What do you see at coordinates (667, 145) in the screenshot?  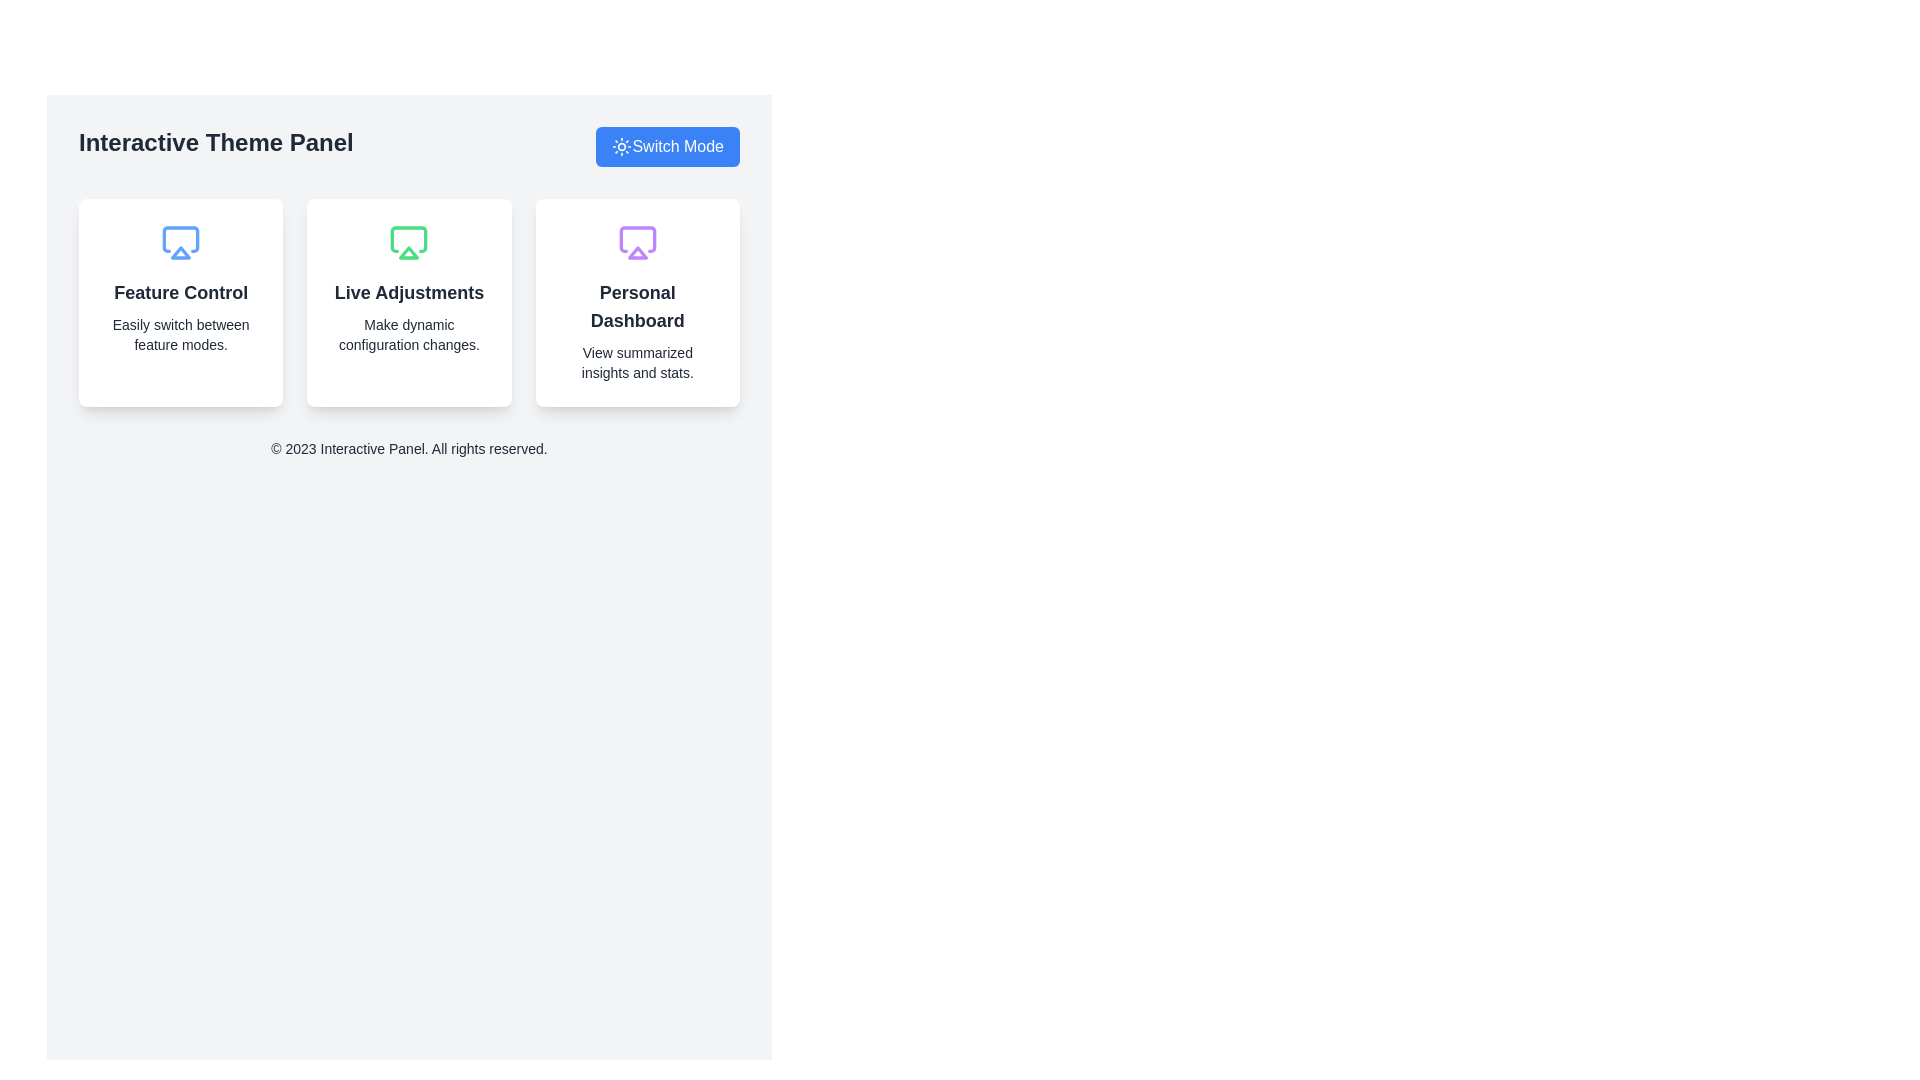 I see `the 'Switch Mode' button with a blue background and white text, located at the top-right corner of the 'Interactive Theme Panel', to switch the mode` at bounding box center [667, 145].